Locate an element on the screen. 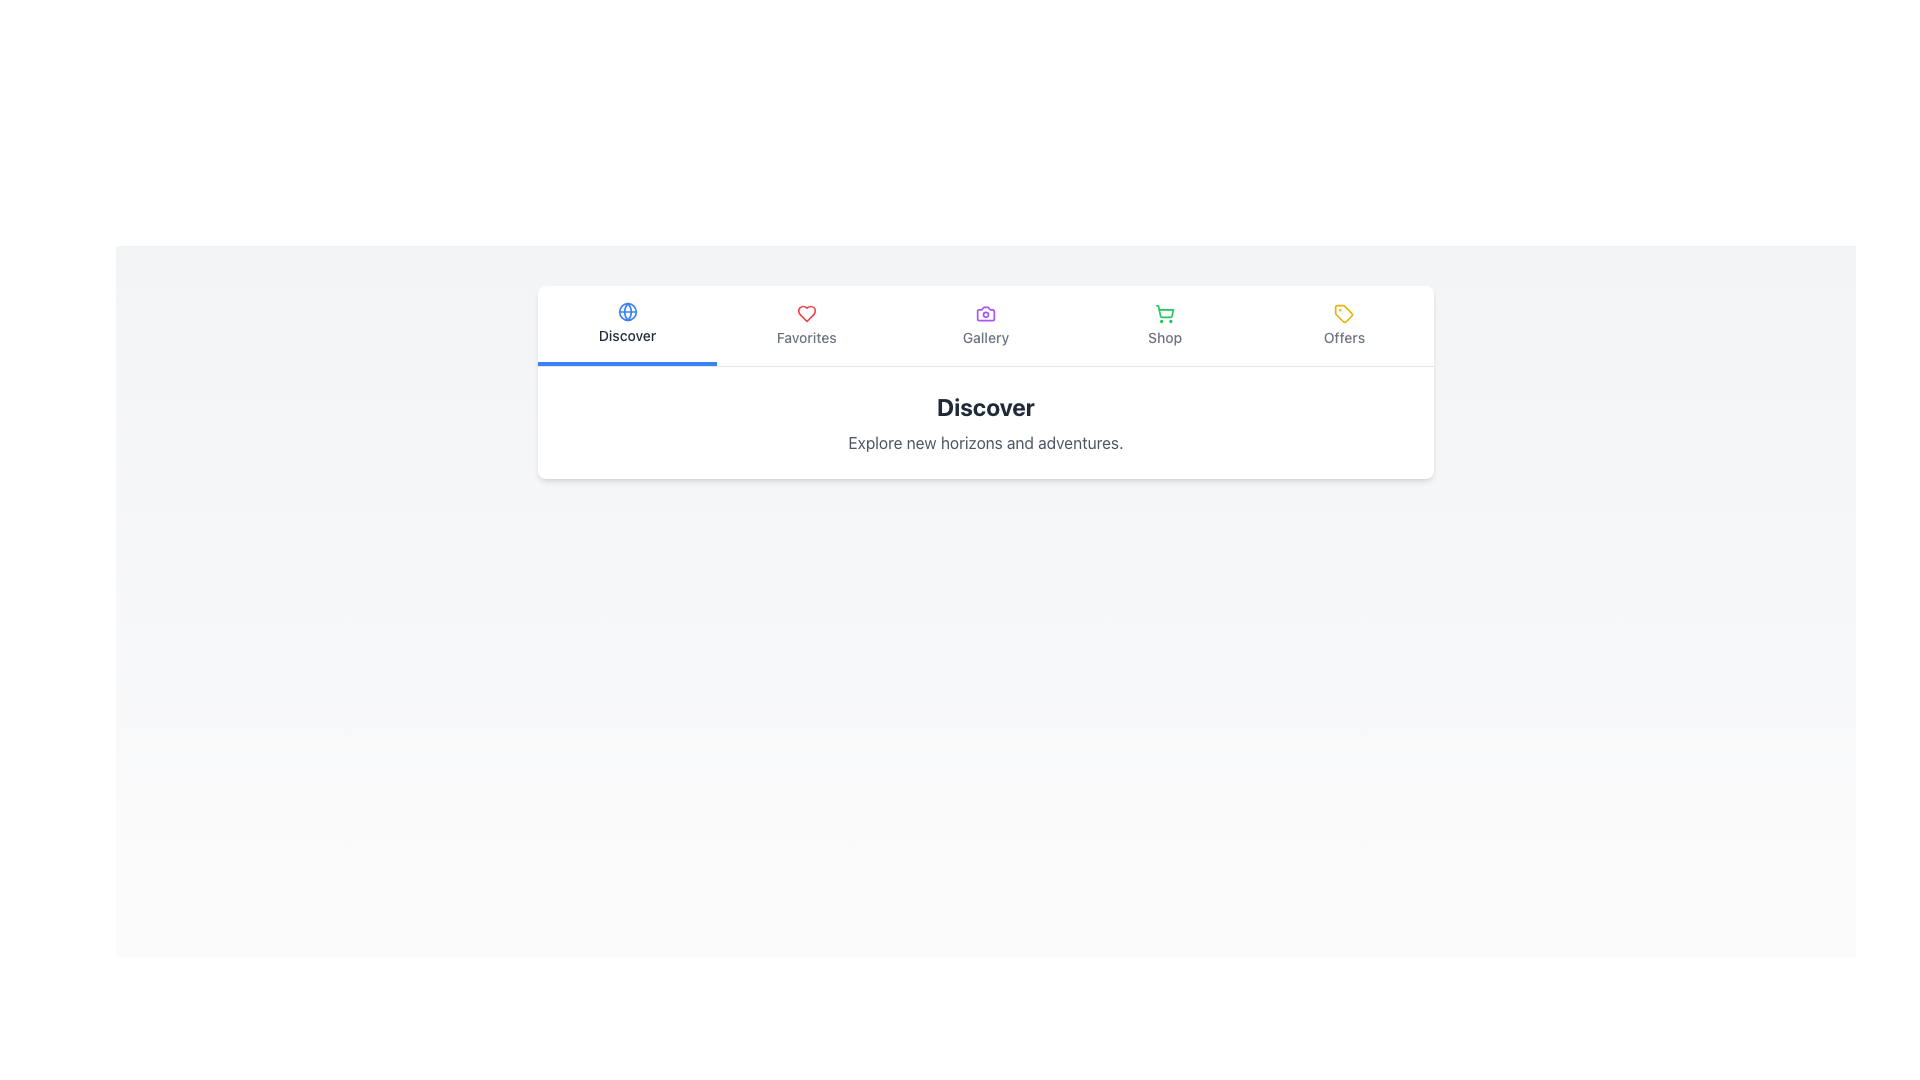 Image resolution: width=1920 pixels, height=1080 pixels. the 'Favorites' navigation button is located at coordinates (806, 325).